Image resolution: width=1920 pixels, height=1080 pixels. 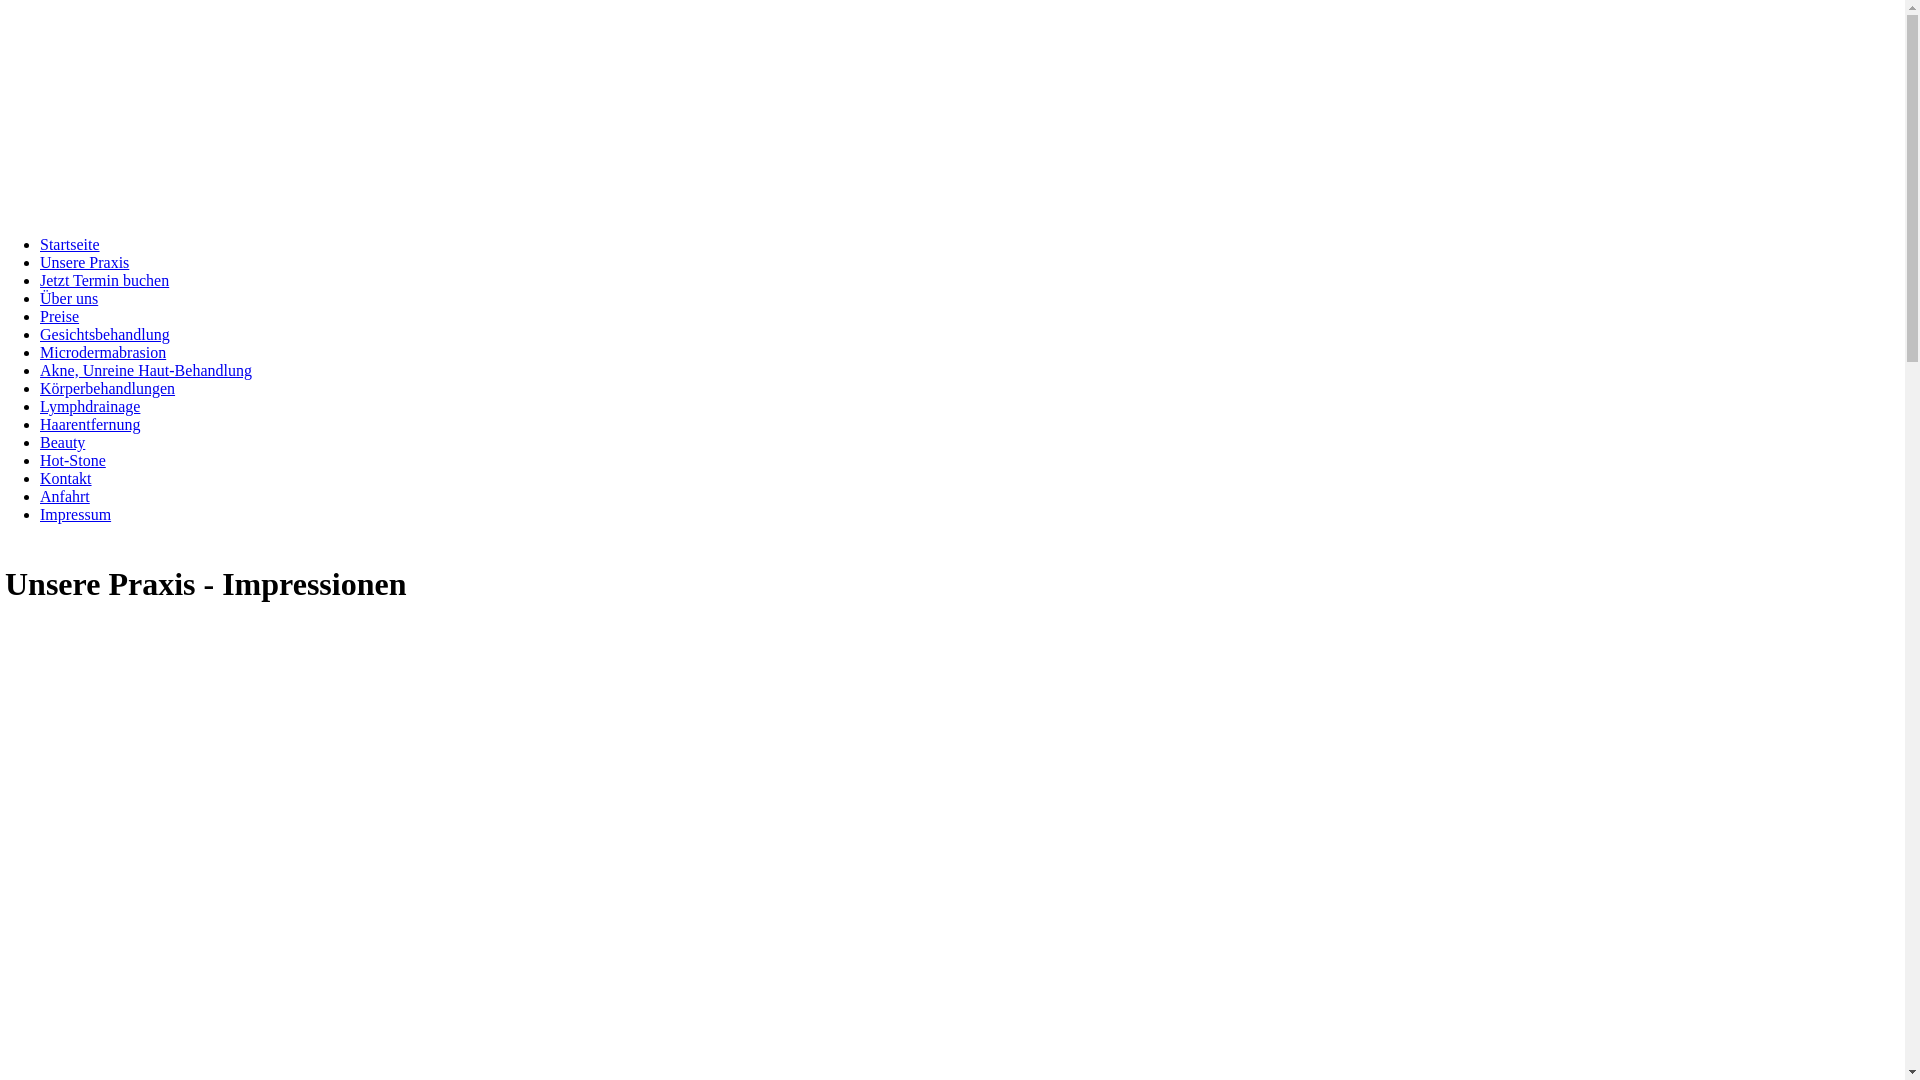 I want to click on 'Lymphdrainage', so click(x=89, y=405).